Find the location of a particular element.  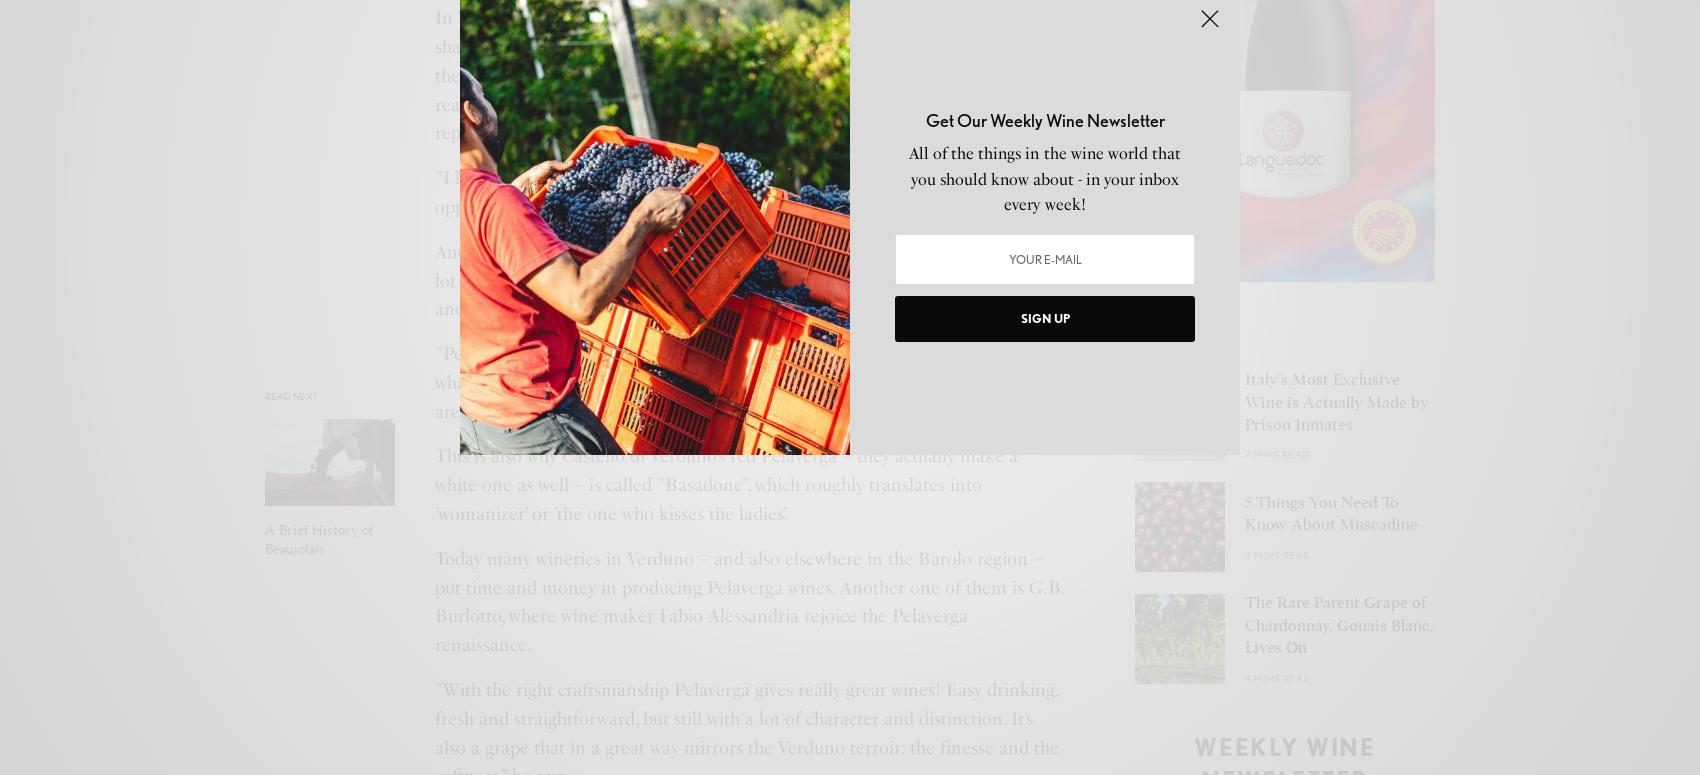

'”I love working with Pelaverga, it’s a grape that produces wines that are totally opposite to Barolo and Barbaresco,” Mario says.' is located at coordinates (435, 191).